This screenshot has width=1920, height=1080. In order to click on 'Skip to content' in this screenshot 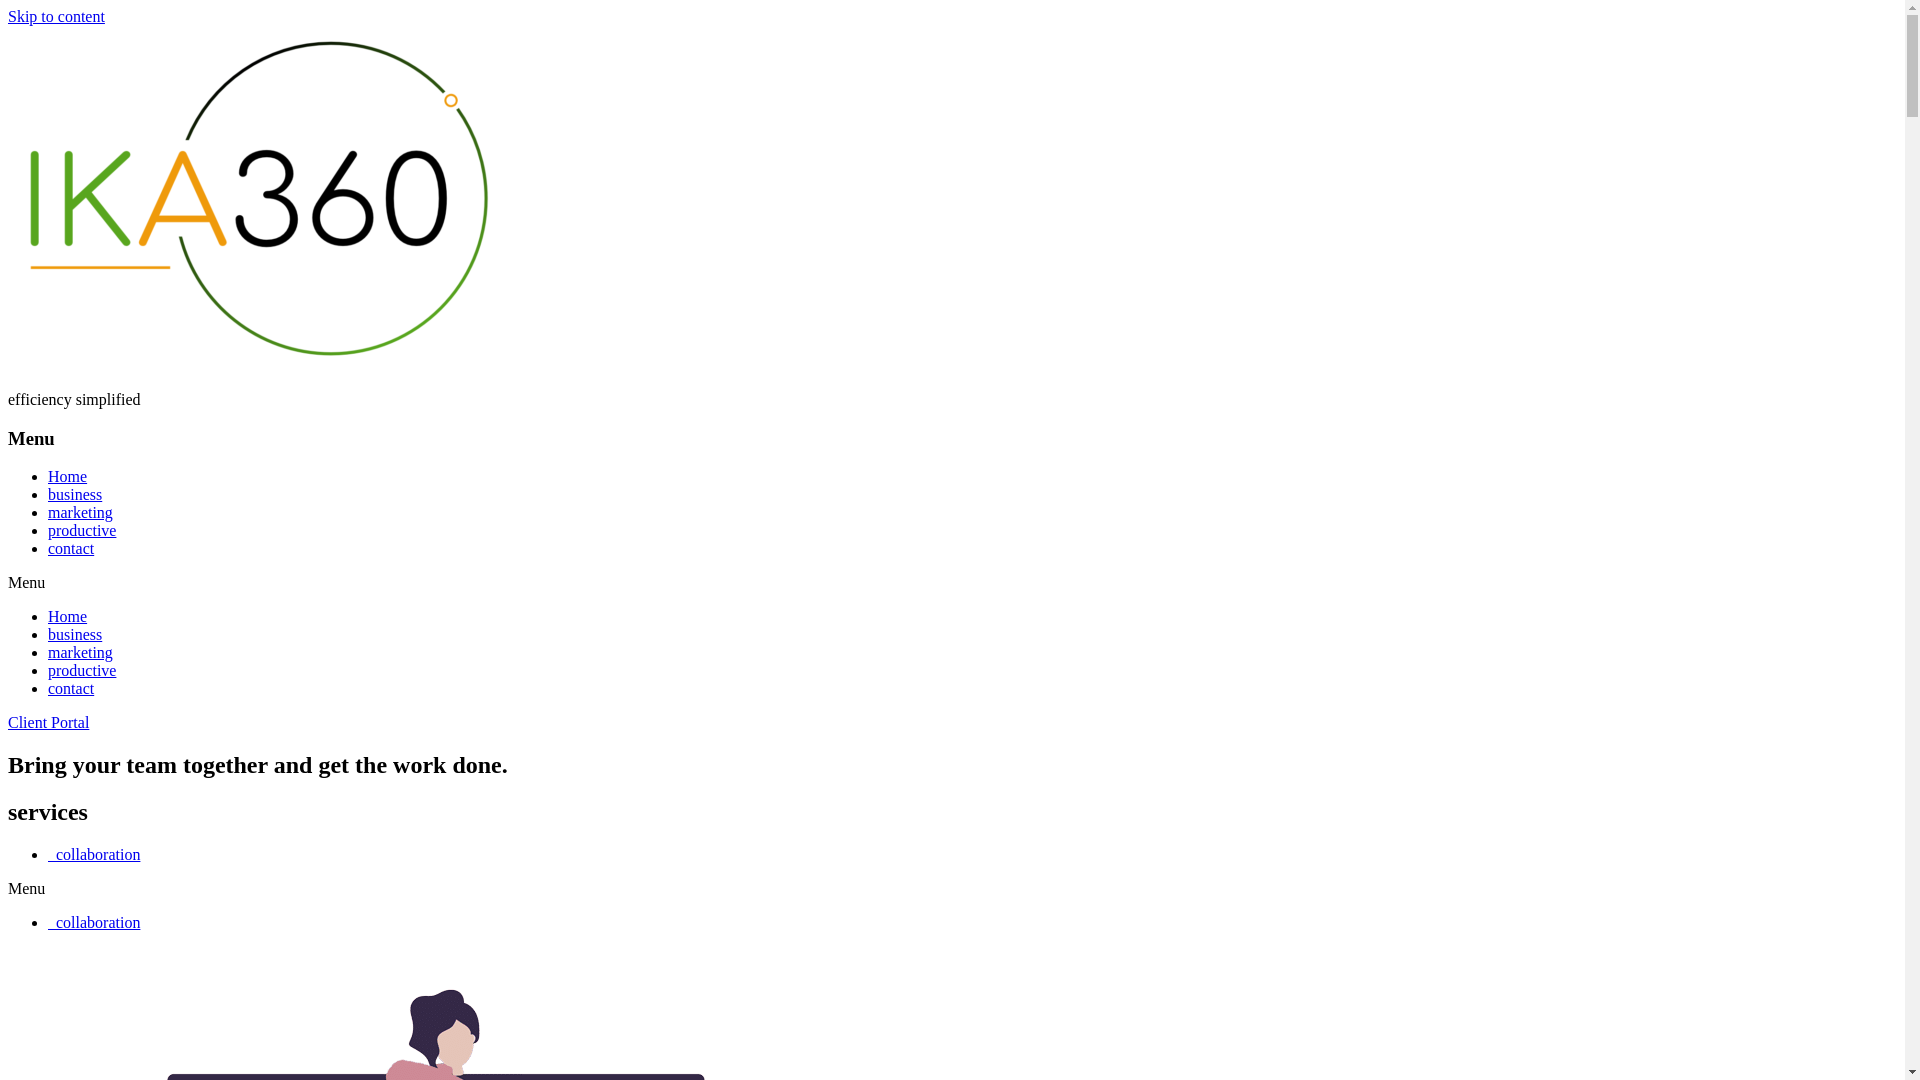, I will do `click(8, 16)`.